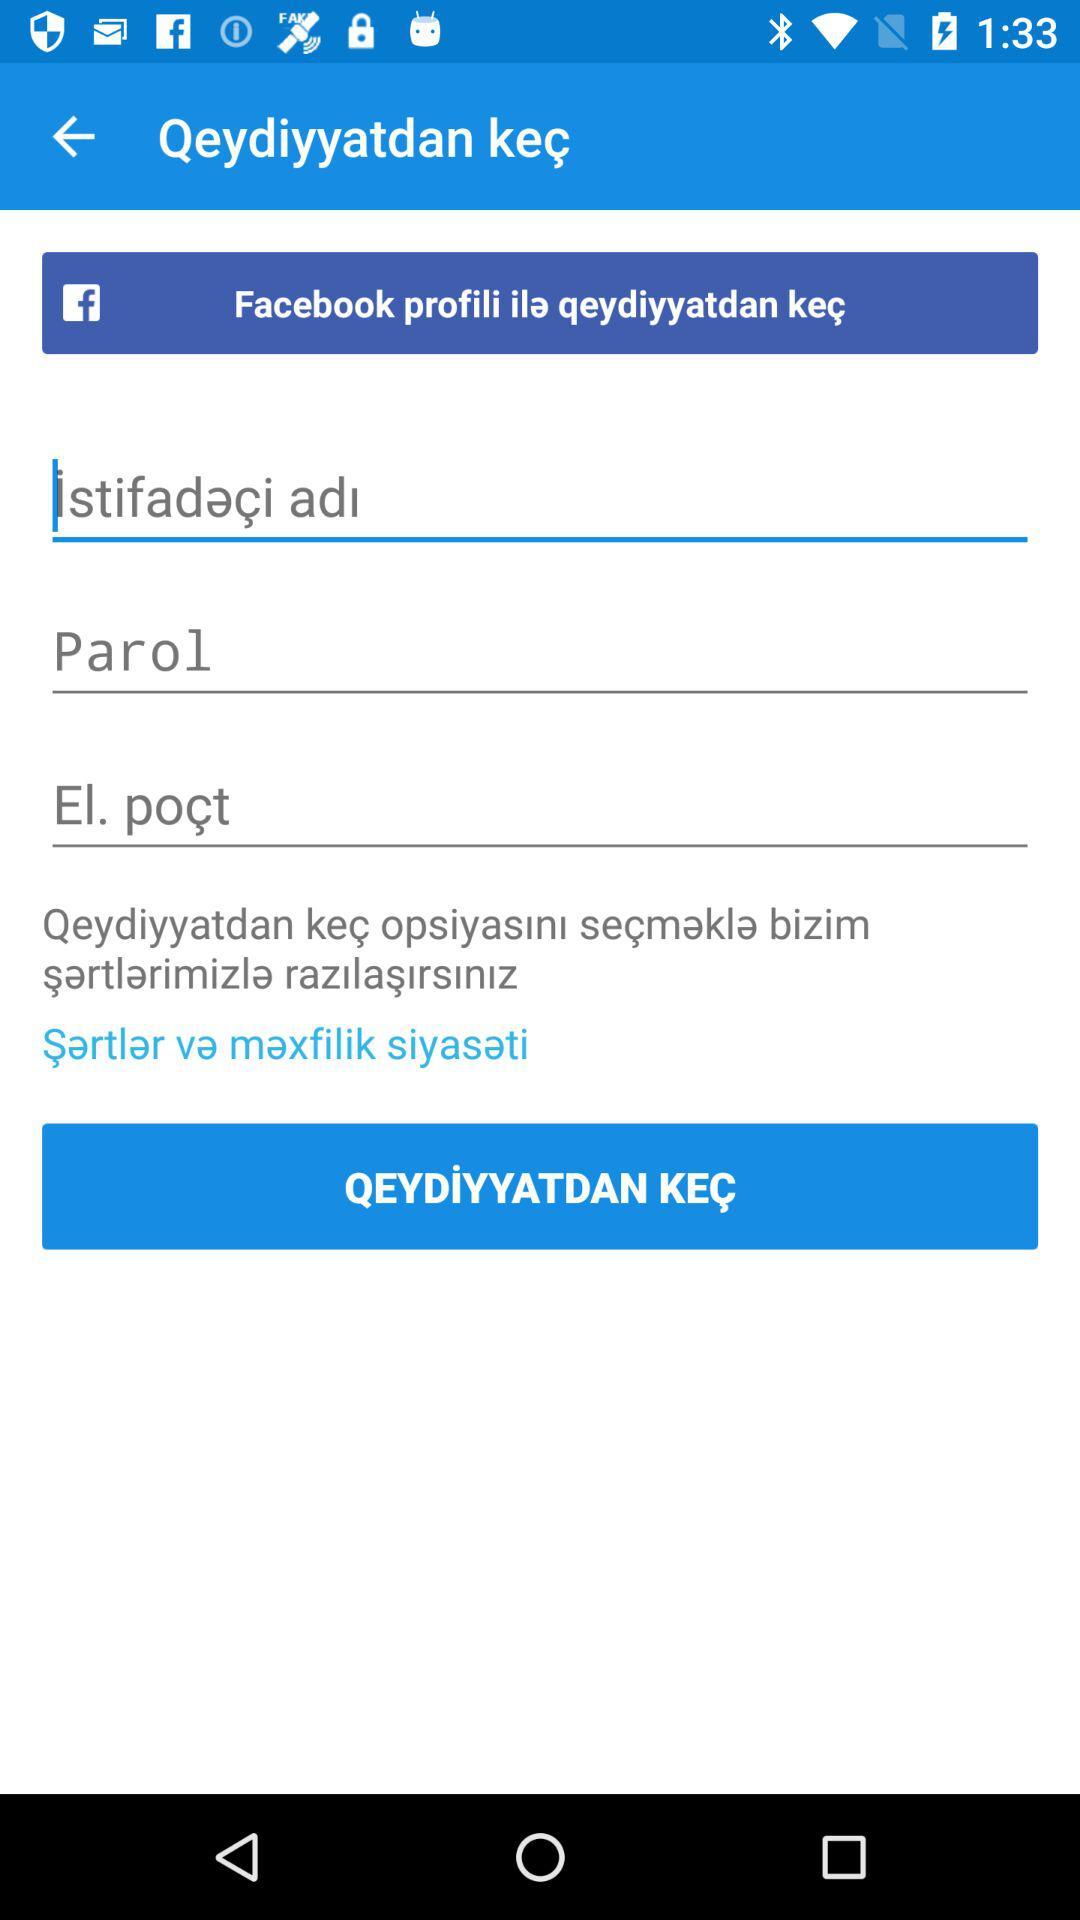  What do you see at coordinates (72, 135) in the screenshot?
I see `icon at the top left corner` at bounding box center [72, 135].